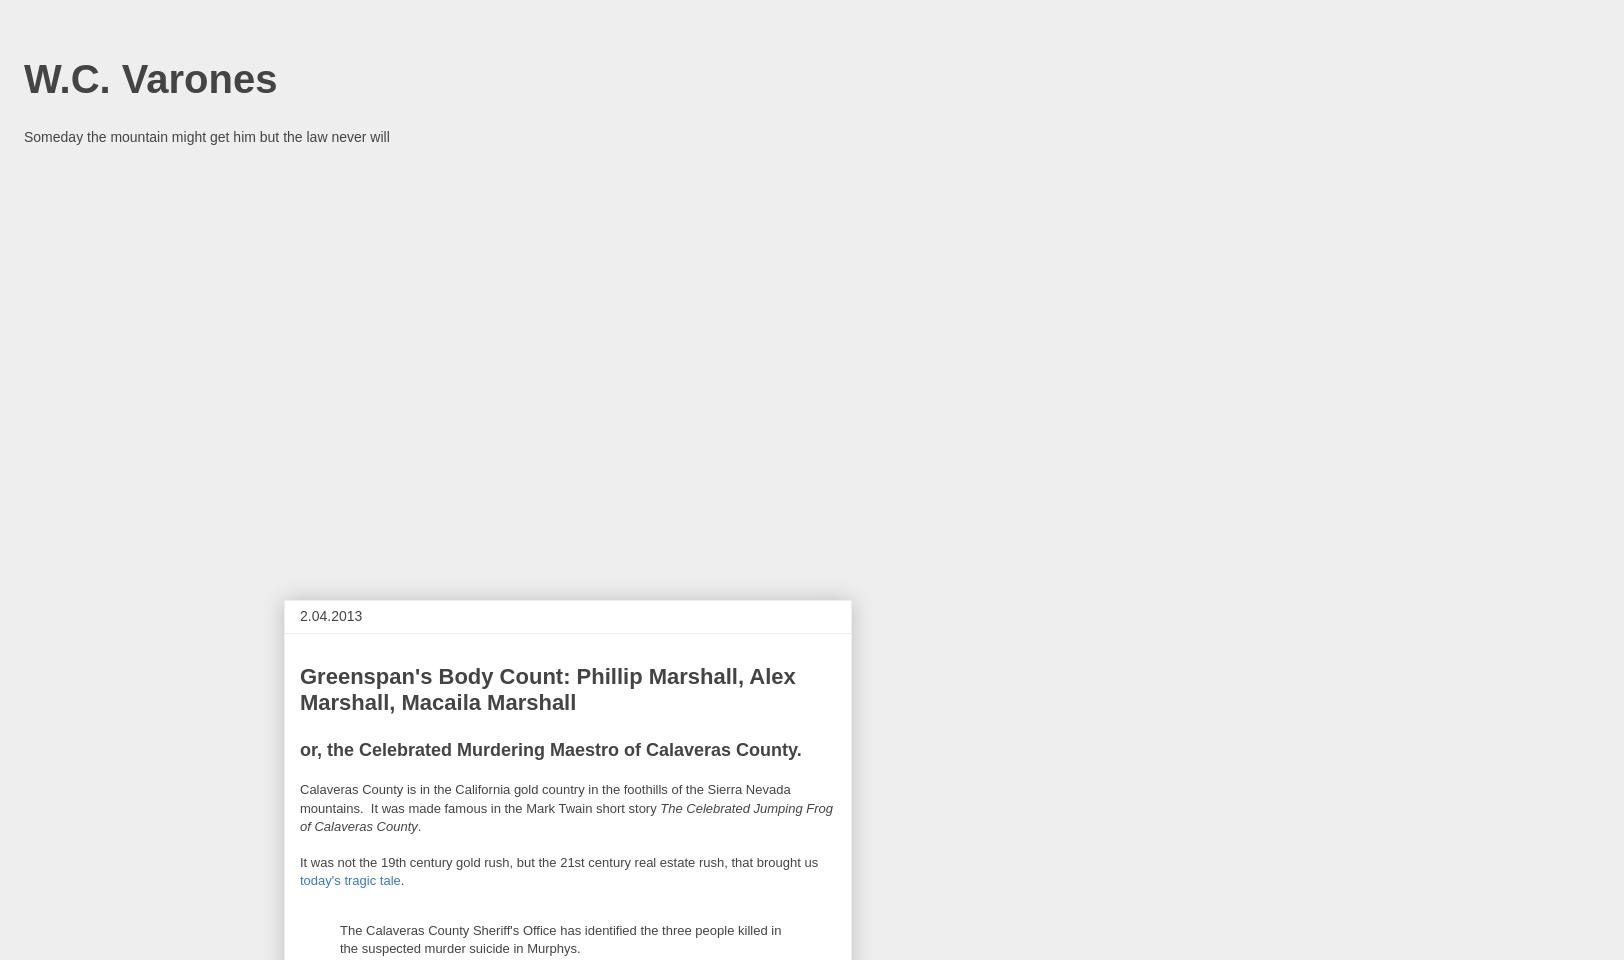 This screenshot has height=960, width=1624. I want to click on 'The Calaveras County Sheriff's Office has identified the three people killed in the suspected murder suicide in Murphys.', so click(560, 938).